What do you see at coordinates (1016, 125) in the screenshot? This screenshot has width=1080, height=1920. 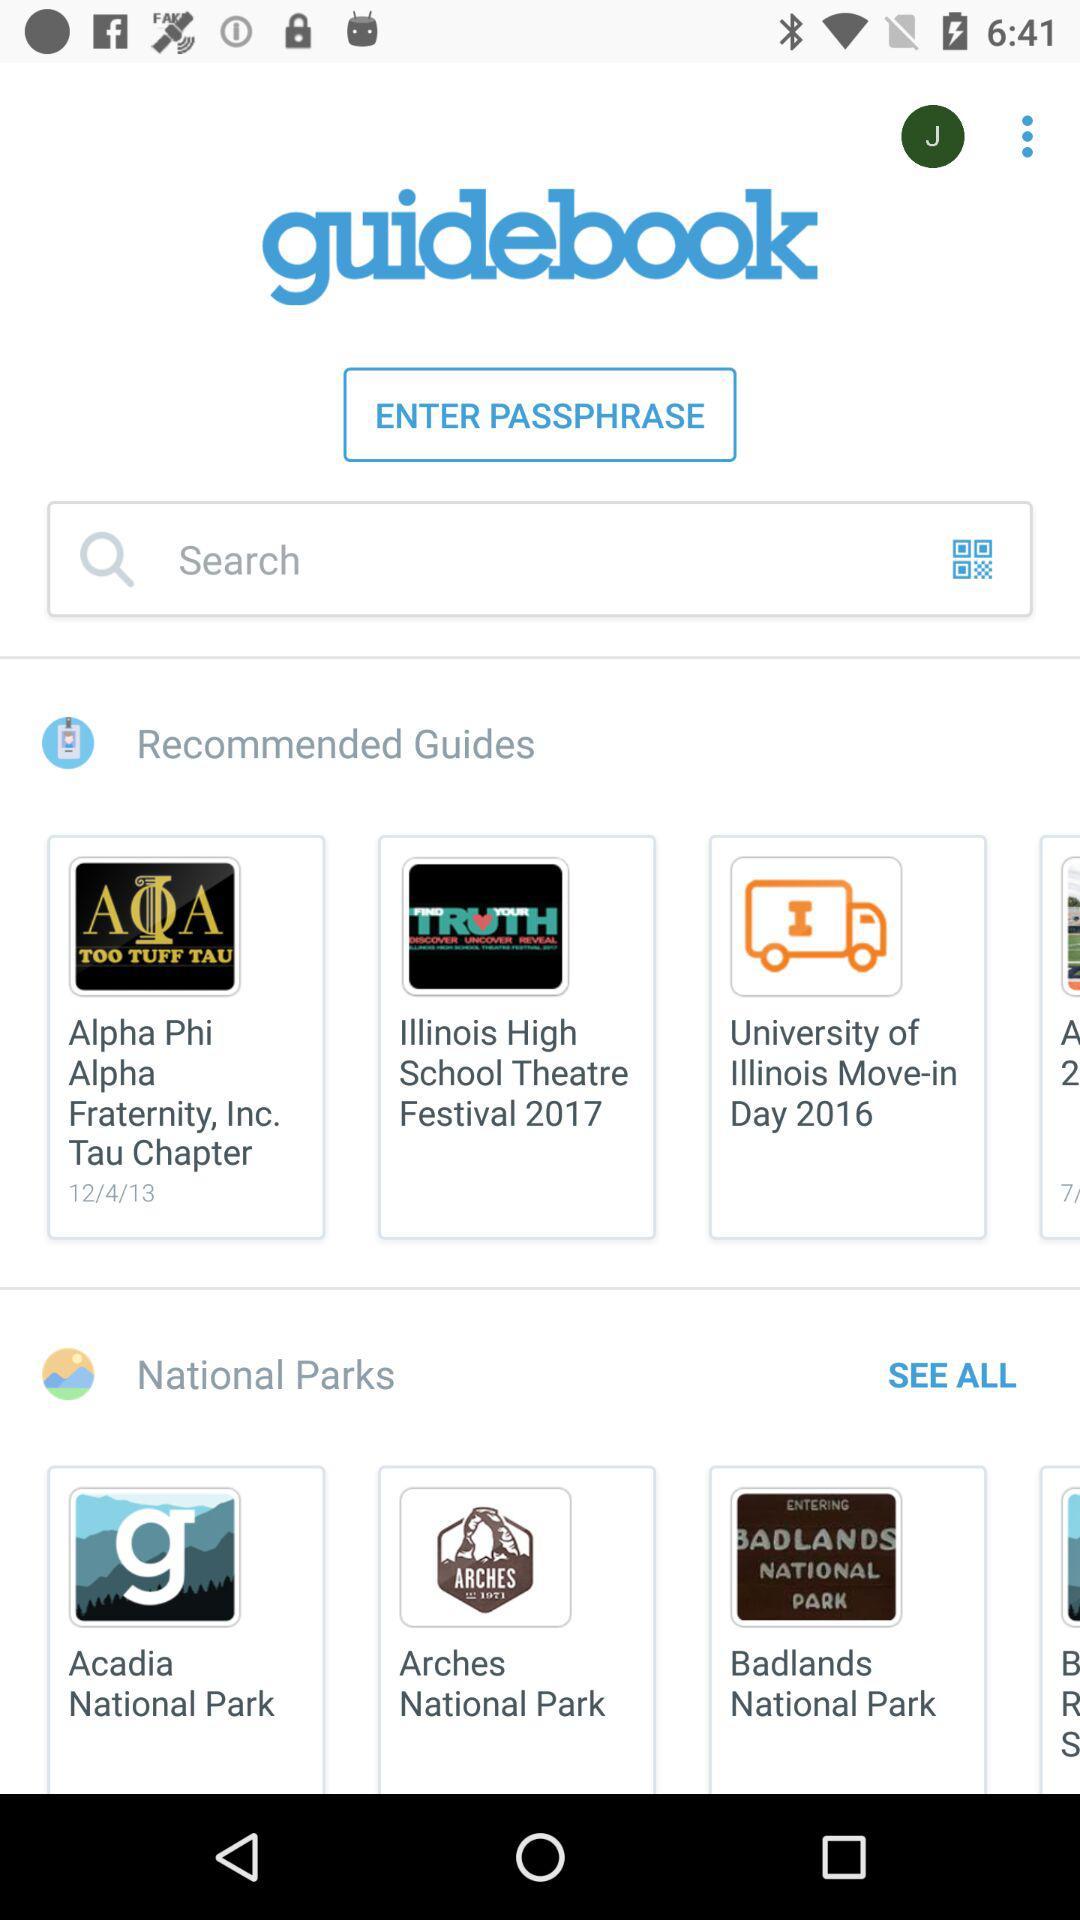 I see `the more icon` at bounding box center [1016, 125].